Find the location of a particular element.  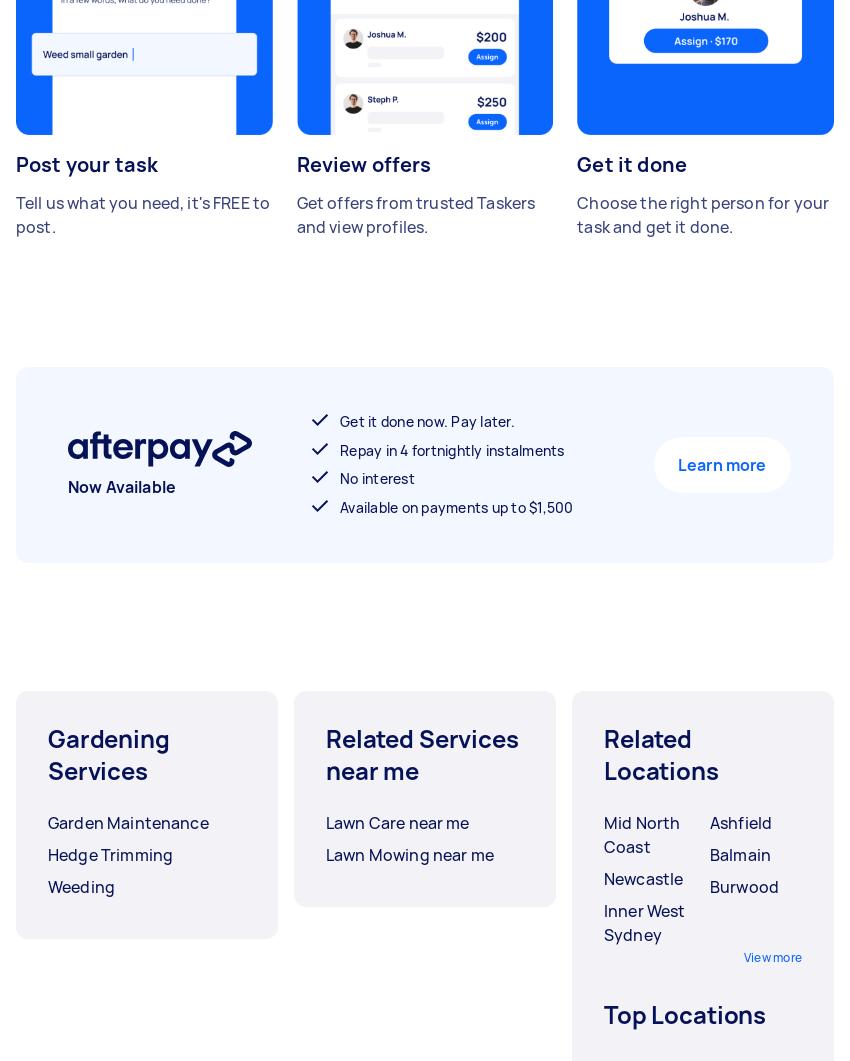

'Related Locations' is located at coordinates (660, 754).